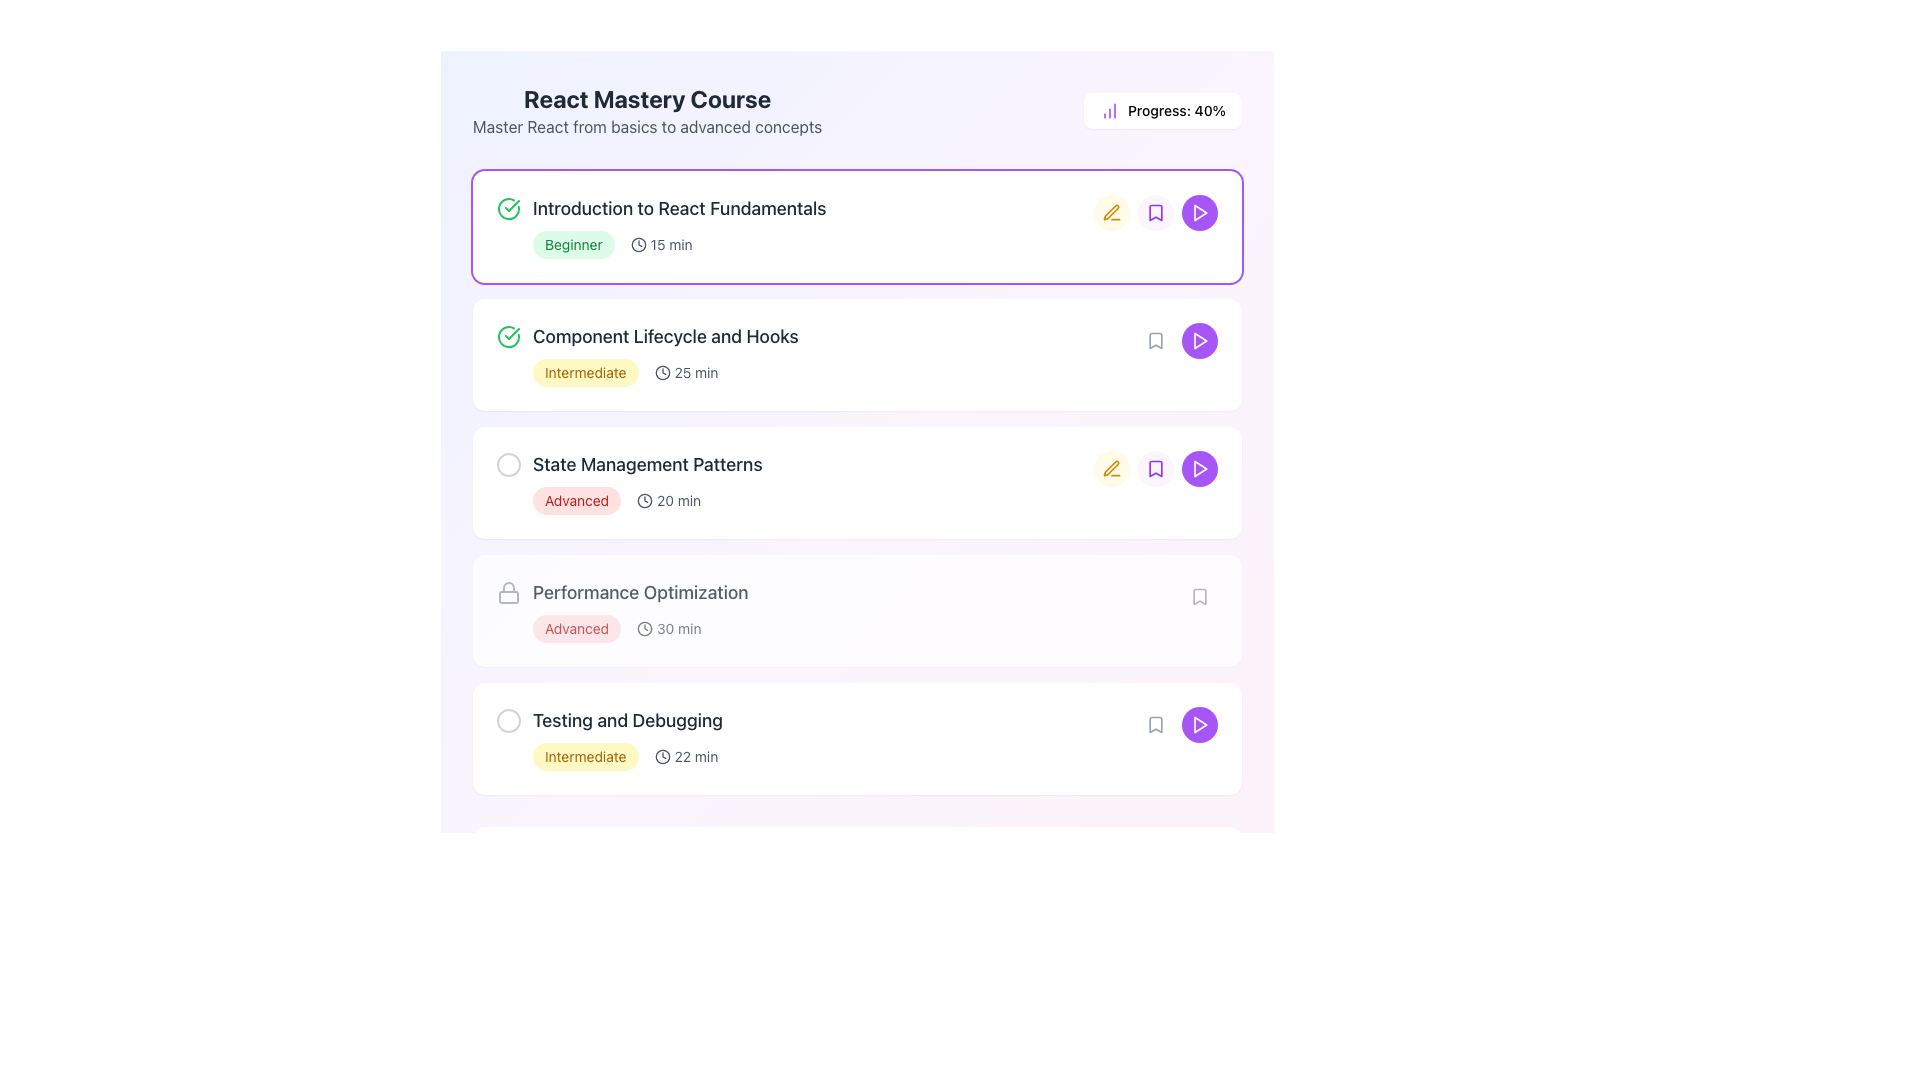  What do you see at coordinates (662, 756) in the screenshot?
I see `the circular clock icon located to the left of the '15 min' text under 'Introduction to React Fundamentals'` at bounding box center [662, 756].